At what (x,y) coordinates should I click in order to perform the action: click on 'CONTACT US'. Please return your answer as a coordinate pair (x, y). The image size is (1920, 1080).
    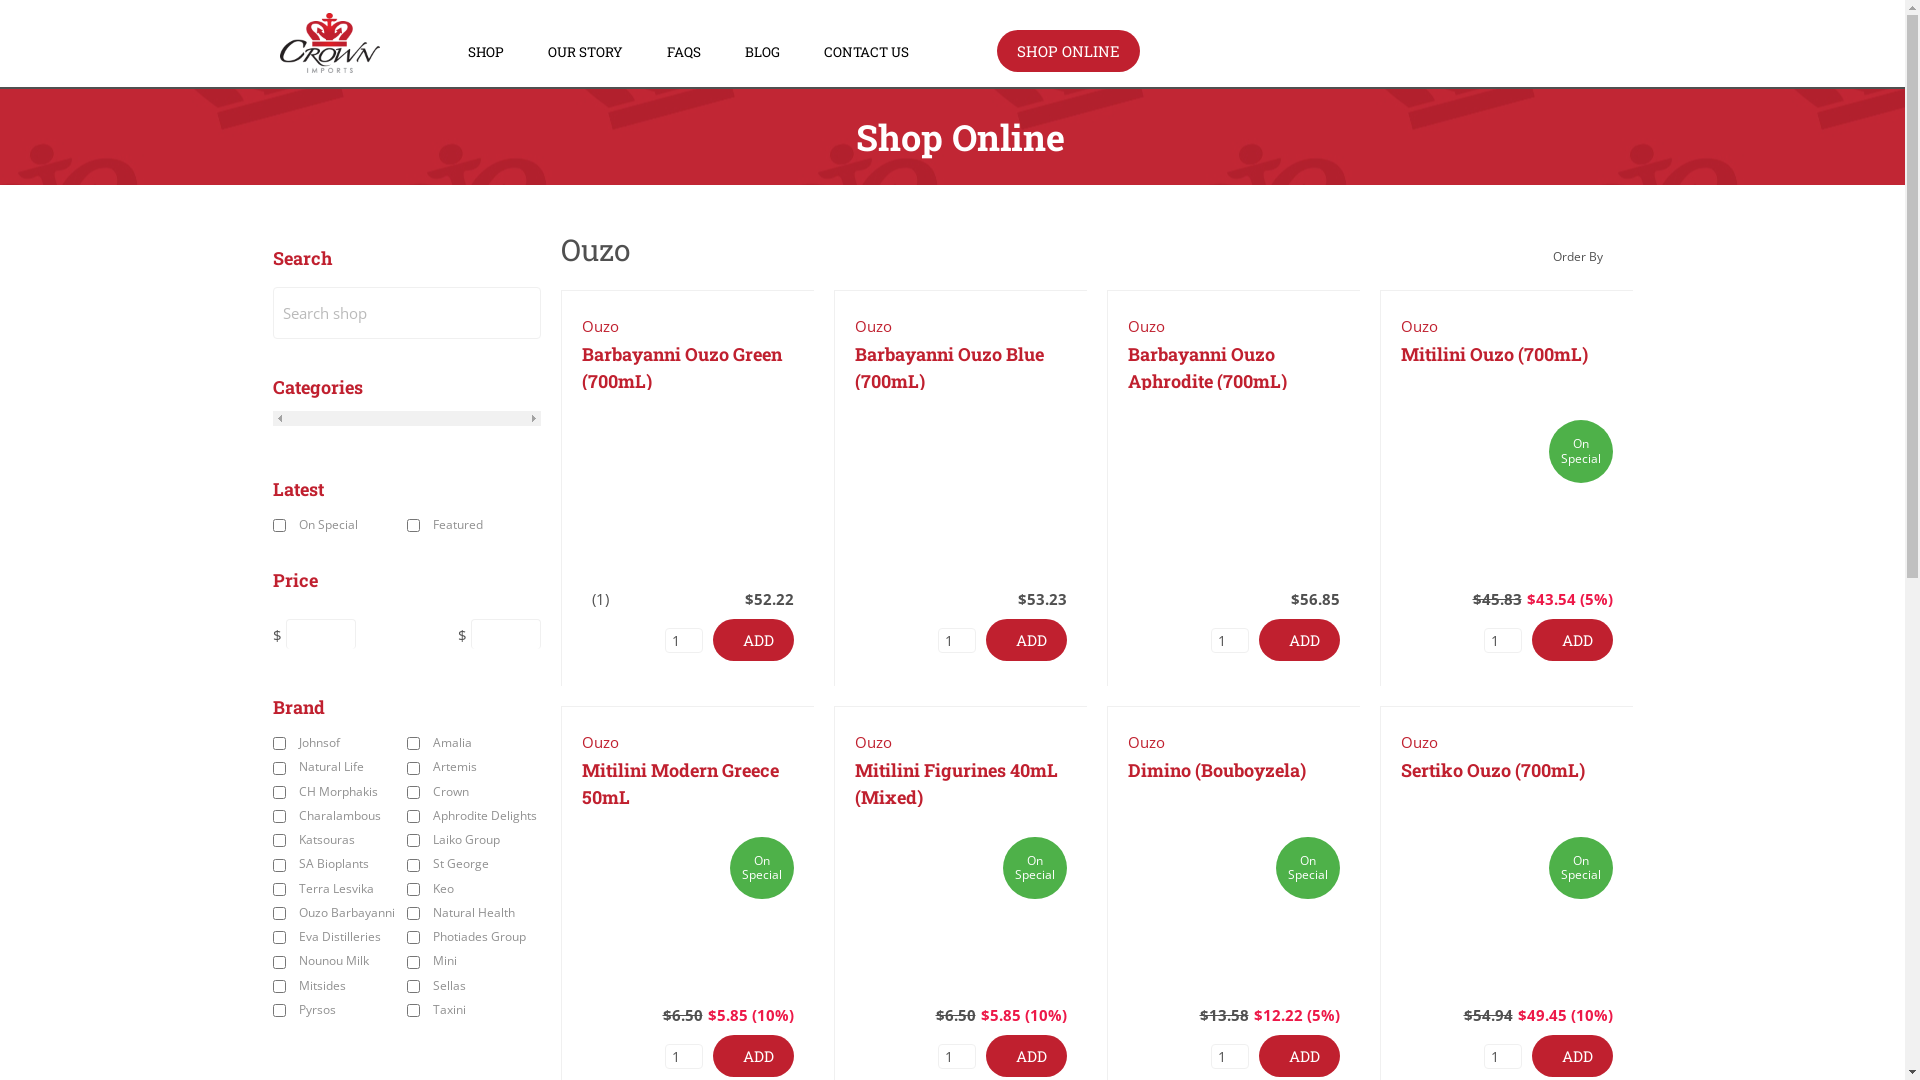
    Looking at the image, I should click on (866, 51).